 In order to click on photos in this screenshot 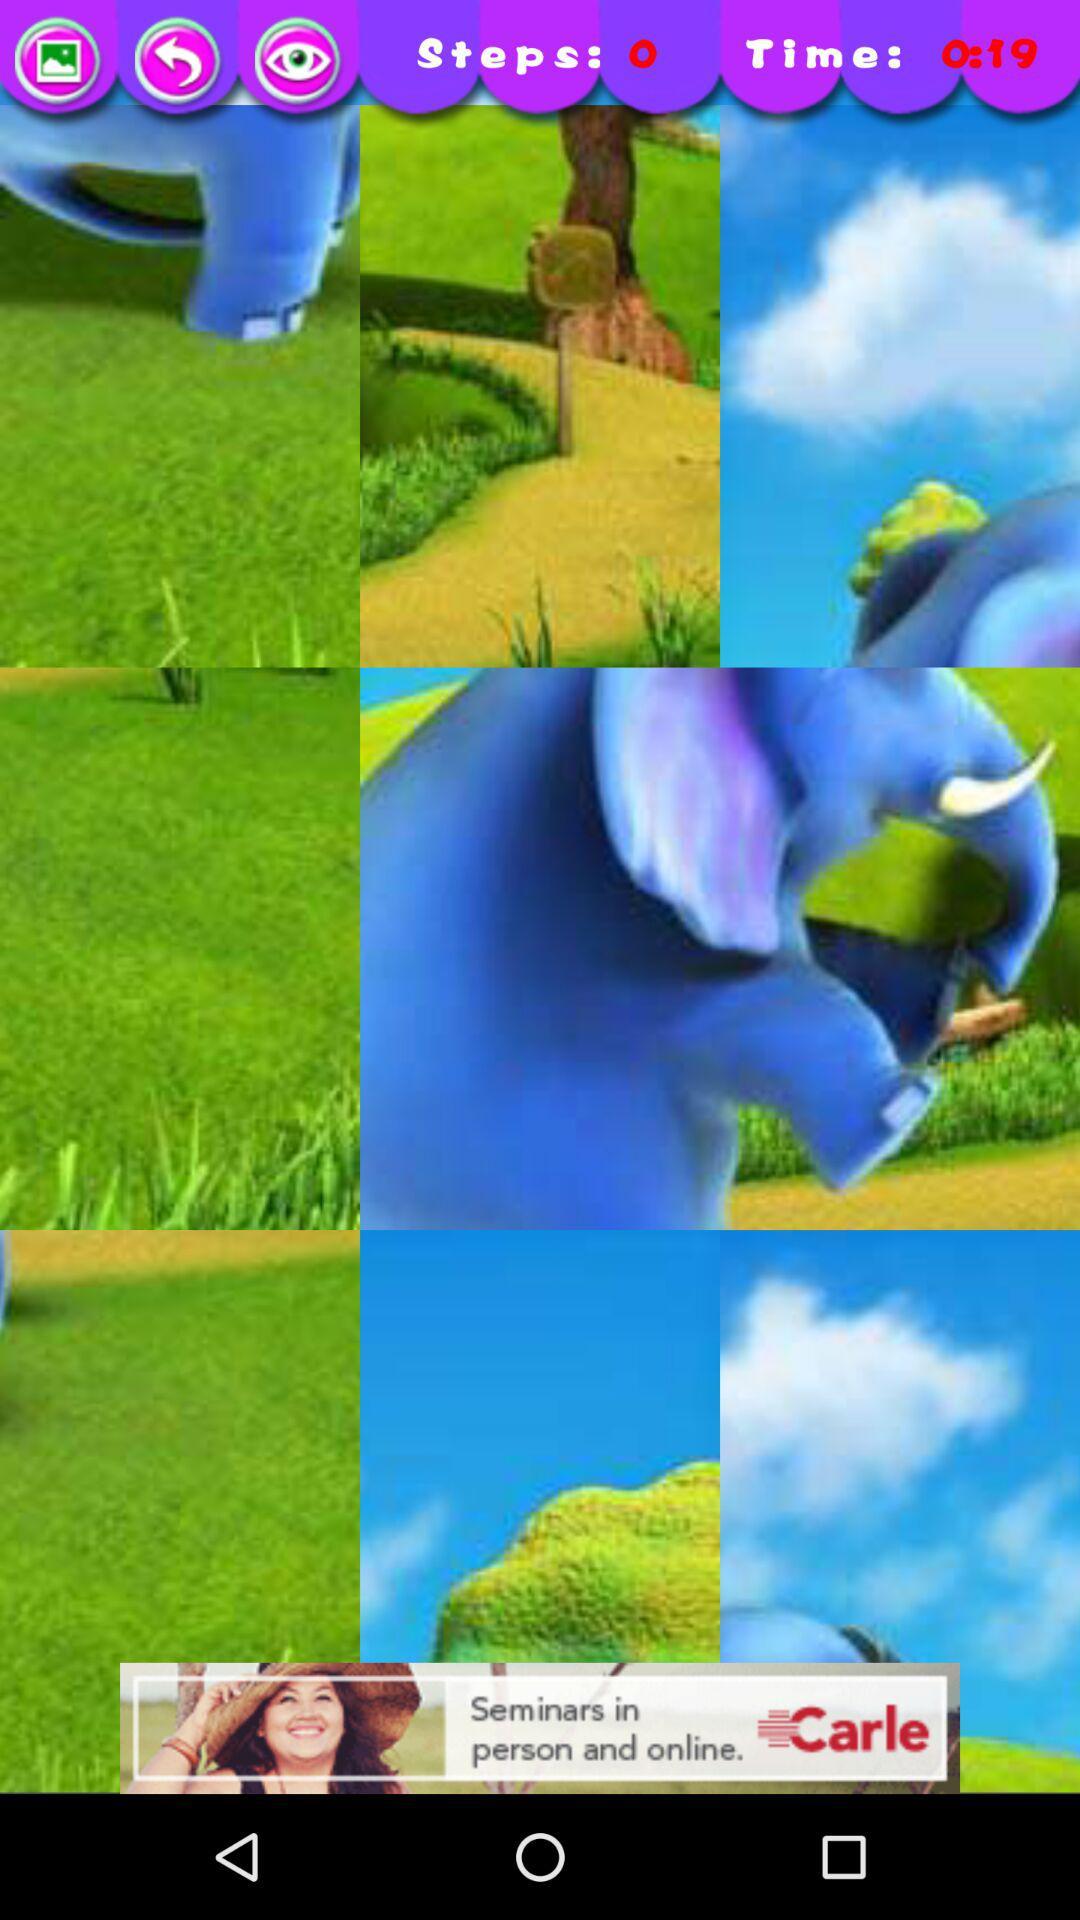, I will do `click(59, 62)`.